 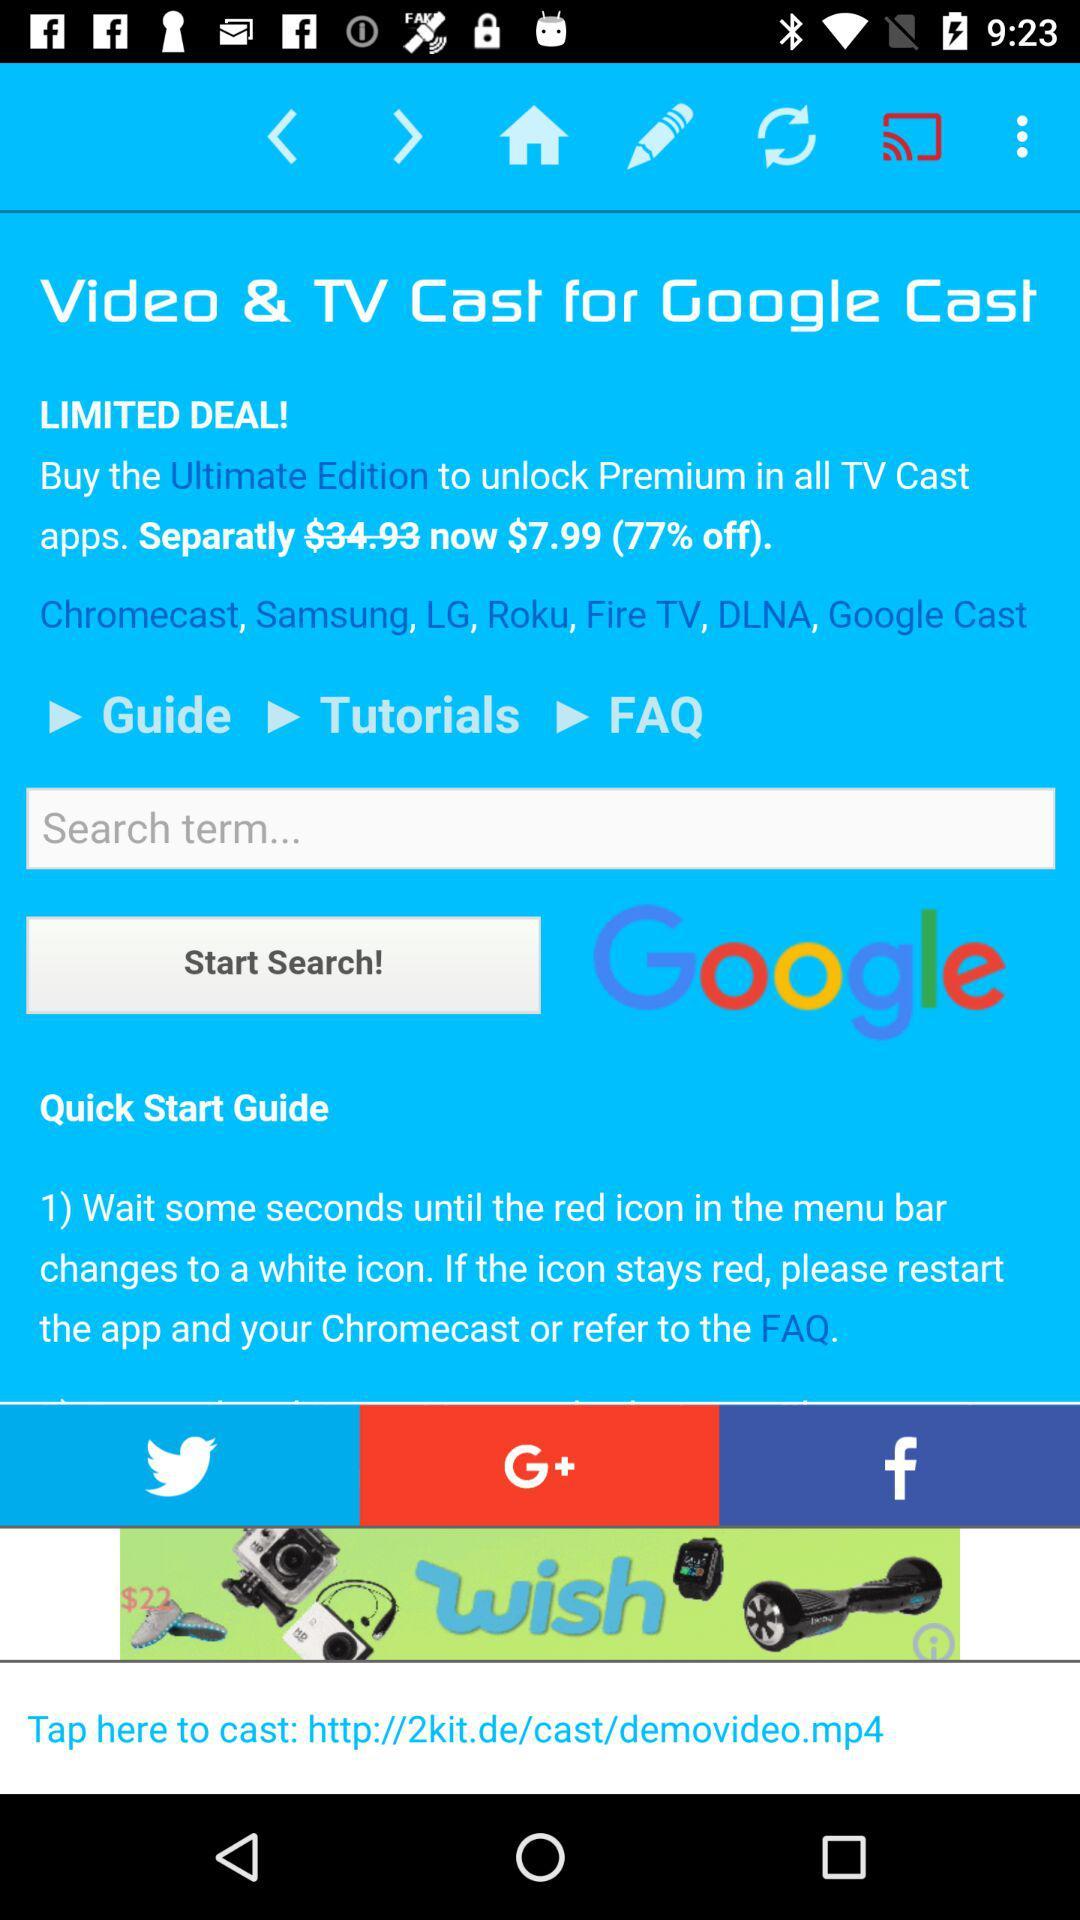 What do you see at coordinates (540, 1593) in the screenshot?
I see `click the wish advertisement` at bounding box center [540, 1593].